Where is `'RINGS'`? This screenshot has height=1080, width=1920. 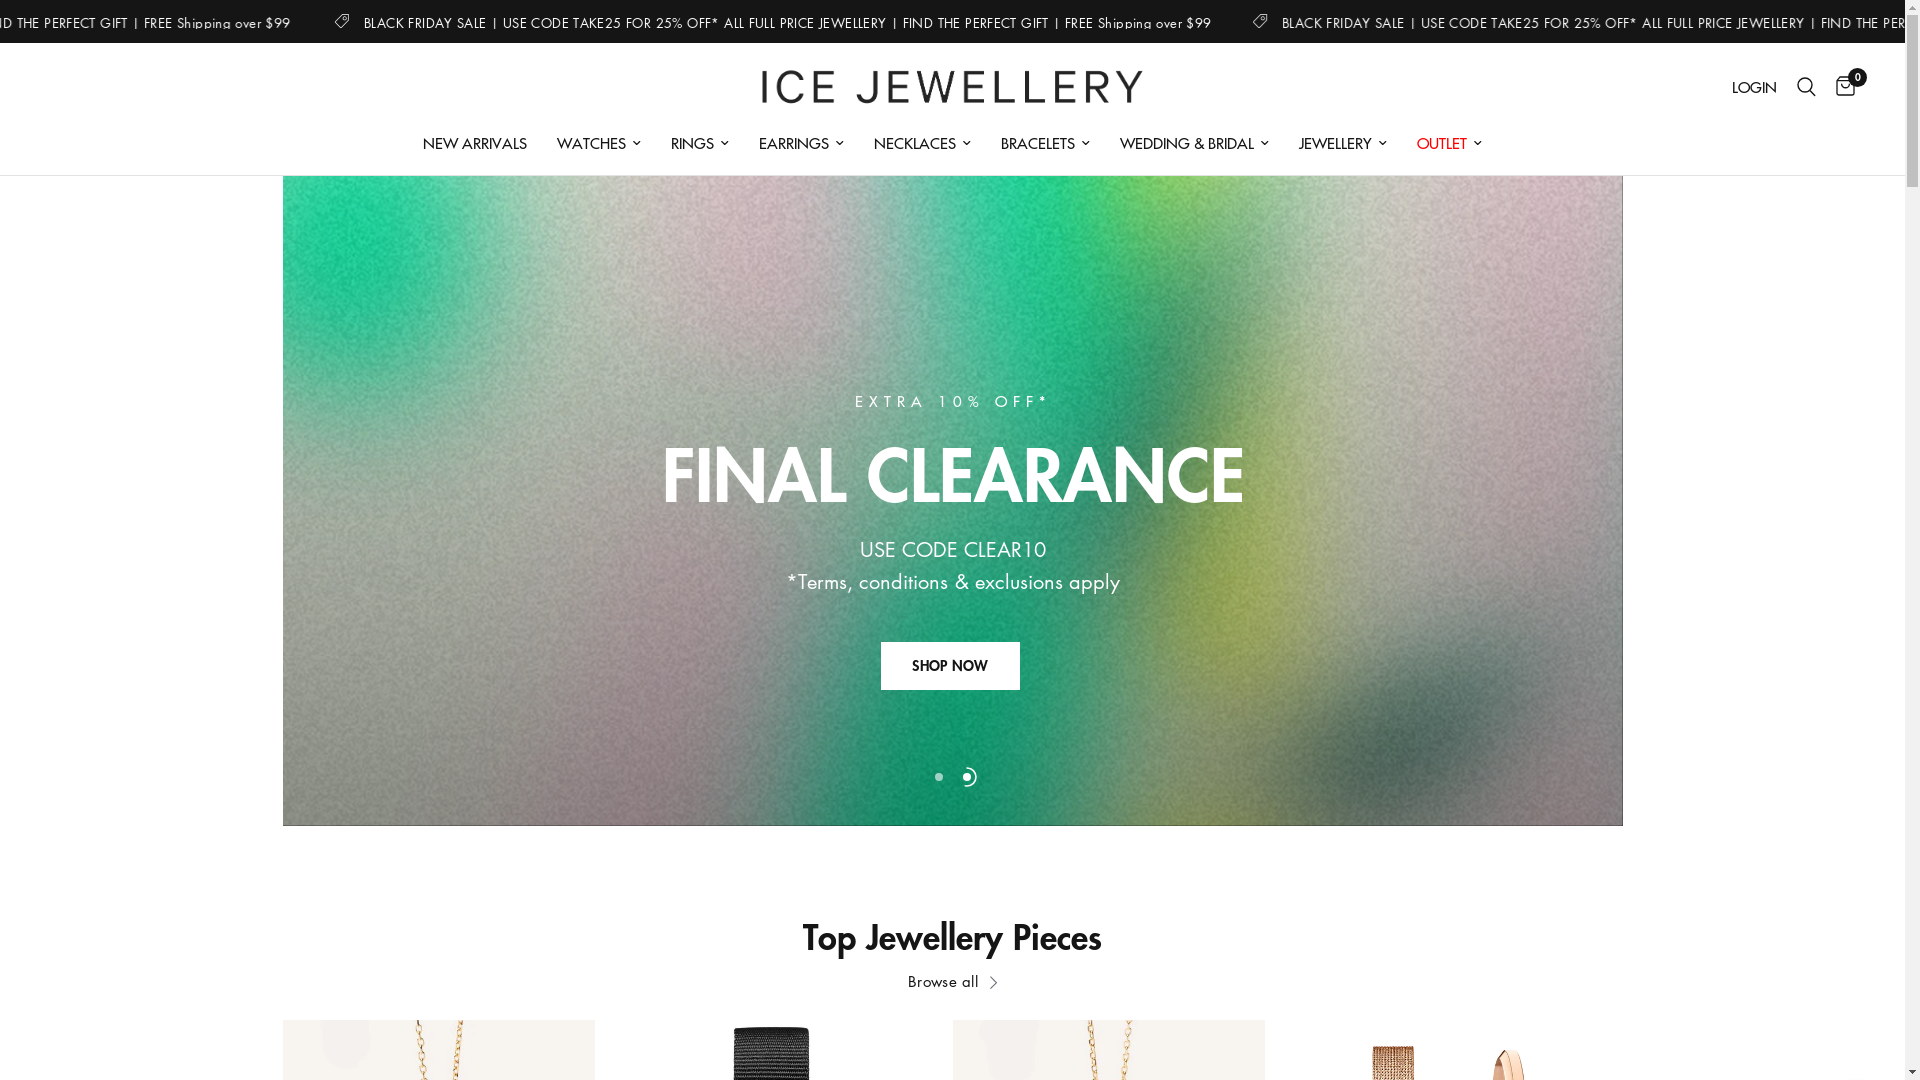
'RINGS' is located at coordinates (700, 141).